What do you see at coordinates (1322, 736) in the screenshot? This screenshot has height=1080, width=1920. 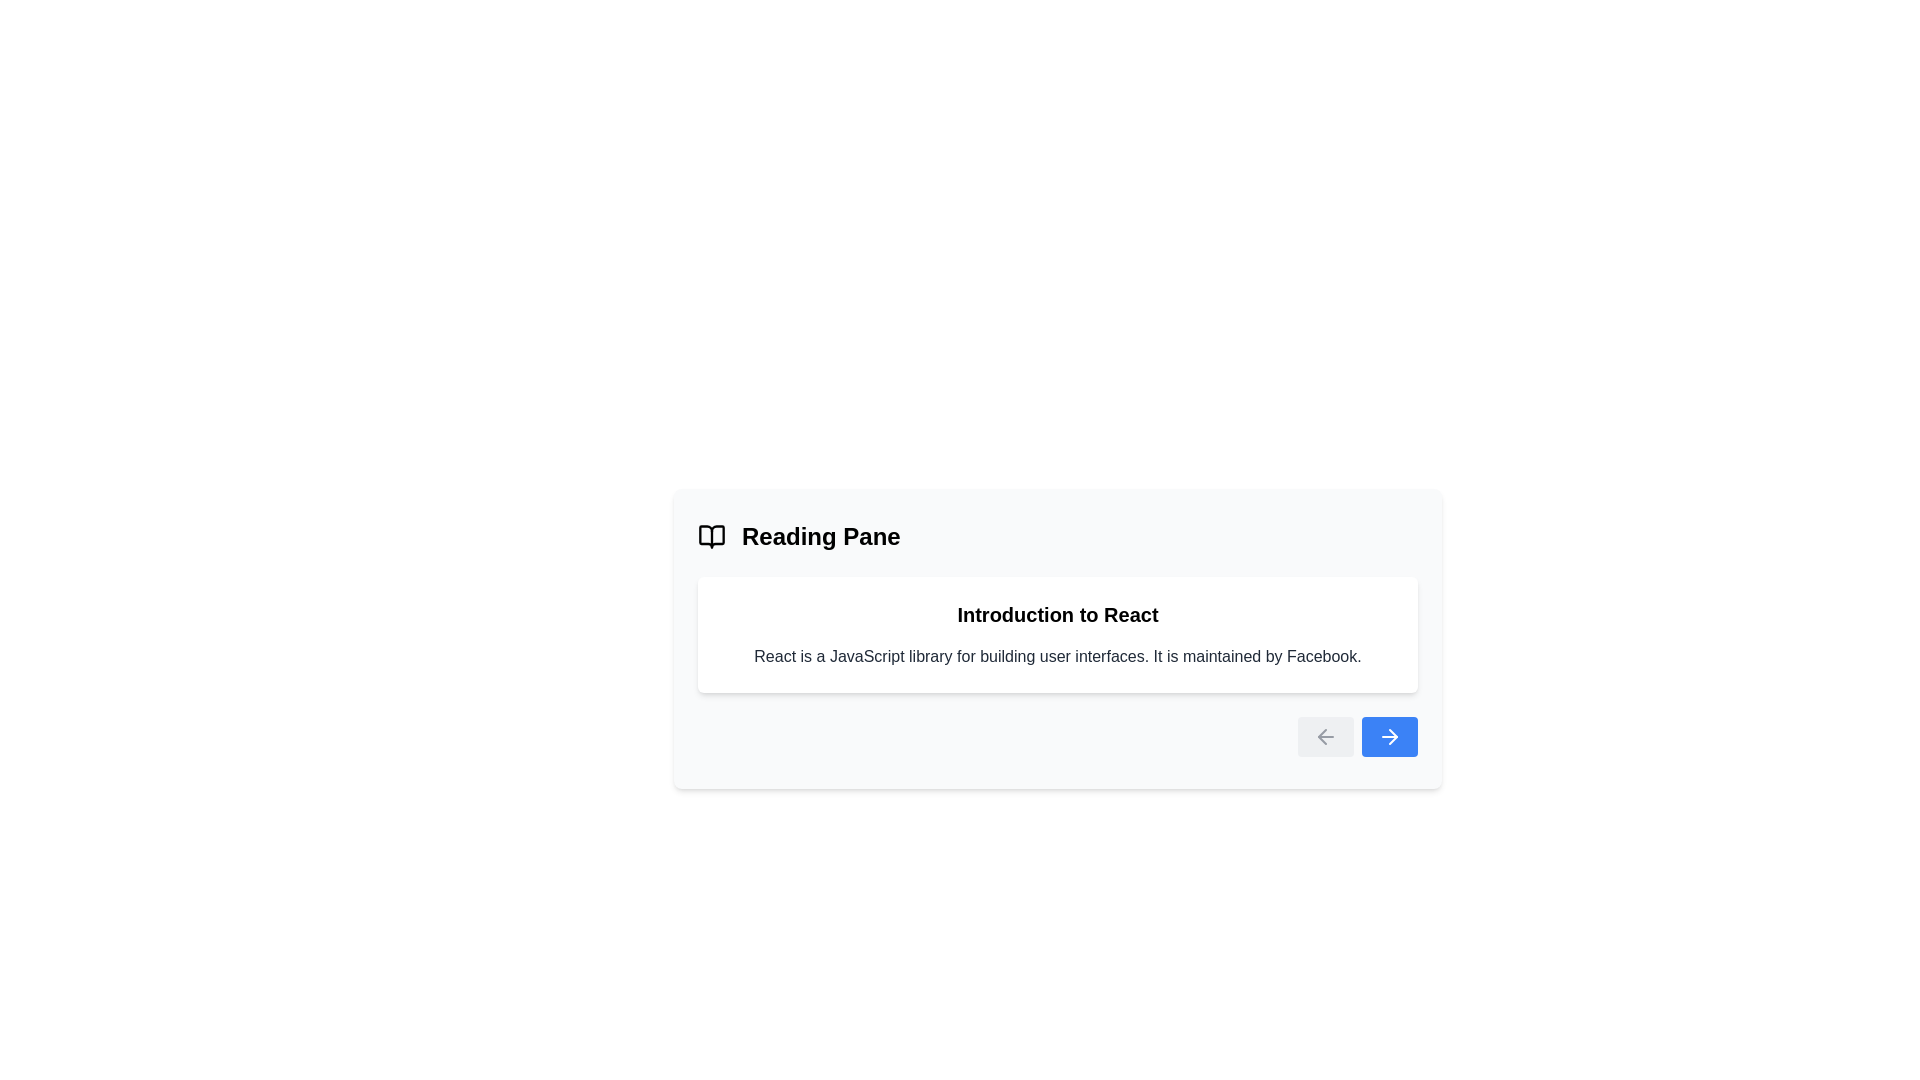 I see `the left-pointing portion of the arrow icon graphic, which is part of a rectangular button located at the bottom right corner of the card interface` at bounding box center [1322, 736].